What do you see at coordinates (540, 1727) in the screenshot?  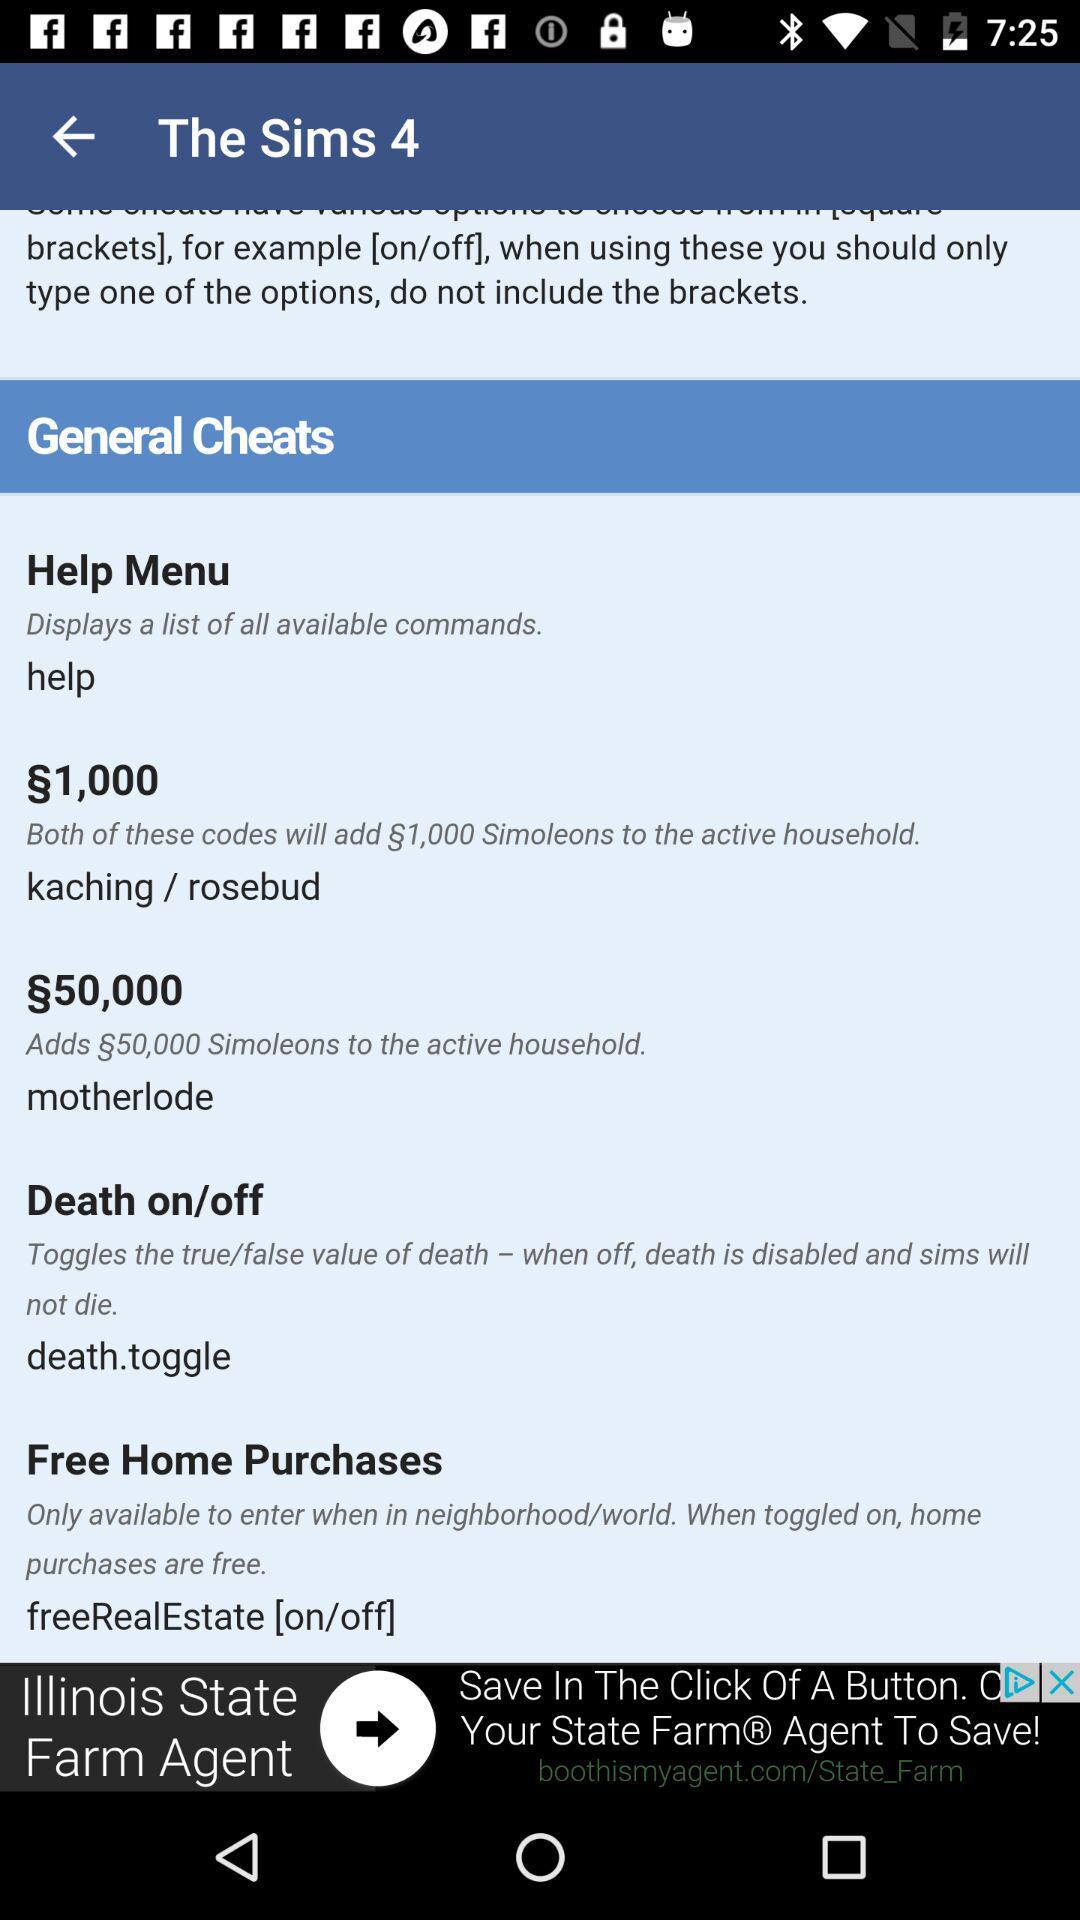 I see `its an advertisement` at bounding box center [540, 1727].